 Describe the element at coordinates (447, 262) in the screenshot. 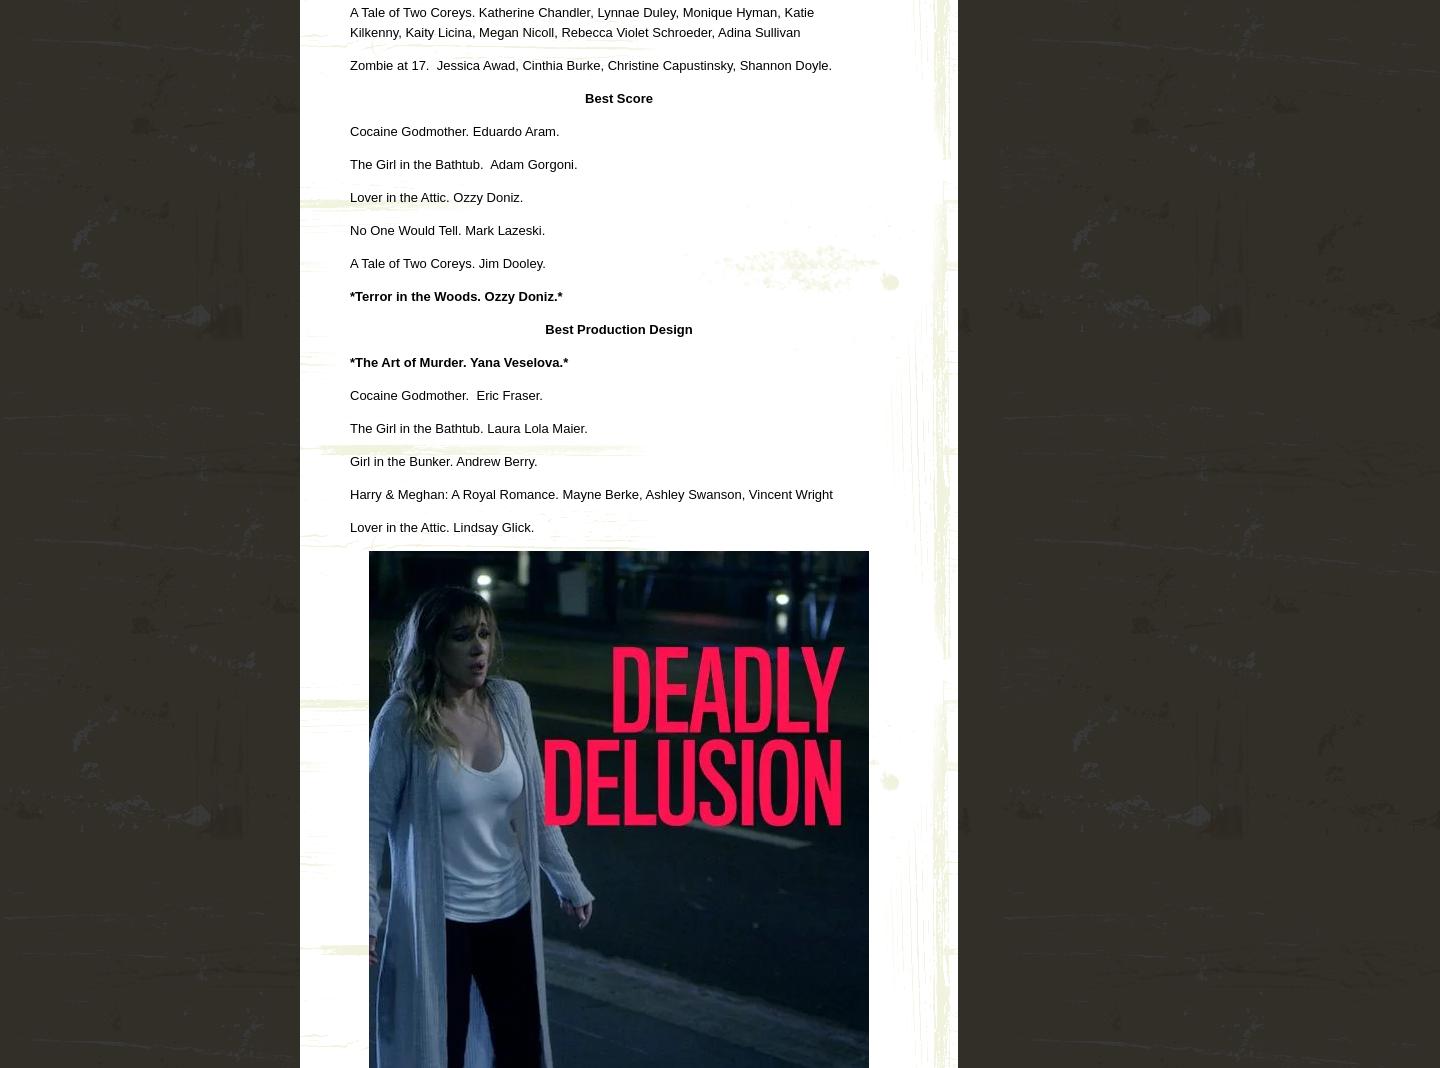

I see `'A Tale of Two Coreys. Jim Dooley.'` at that location.